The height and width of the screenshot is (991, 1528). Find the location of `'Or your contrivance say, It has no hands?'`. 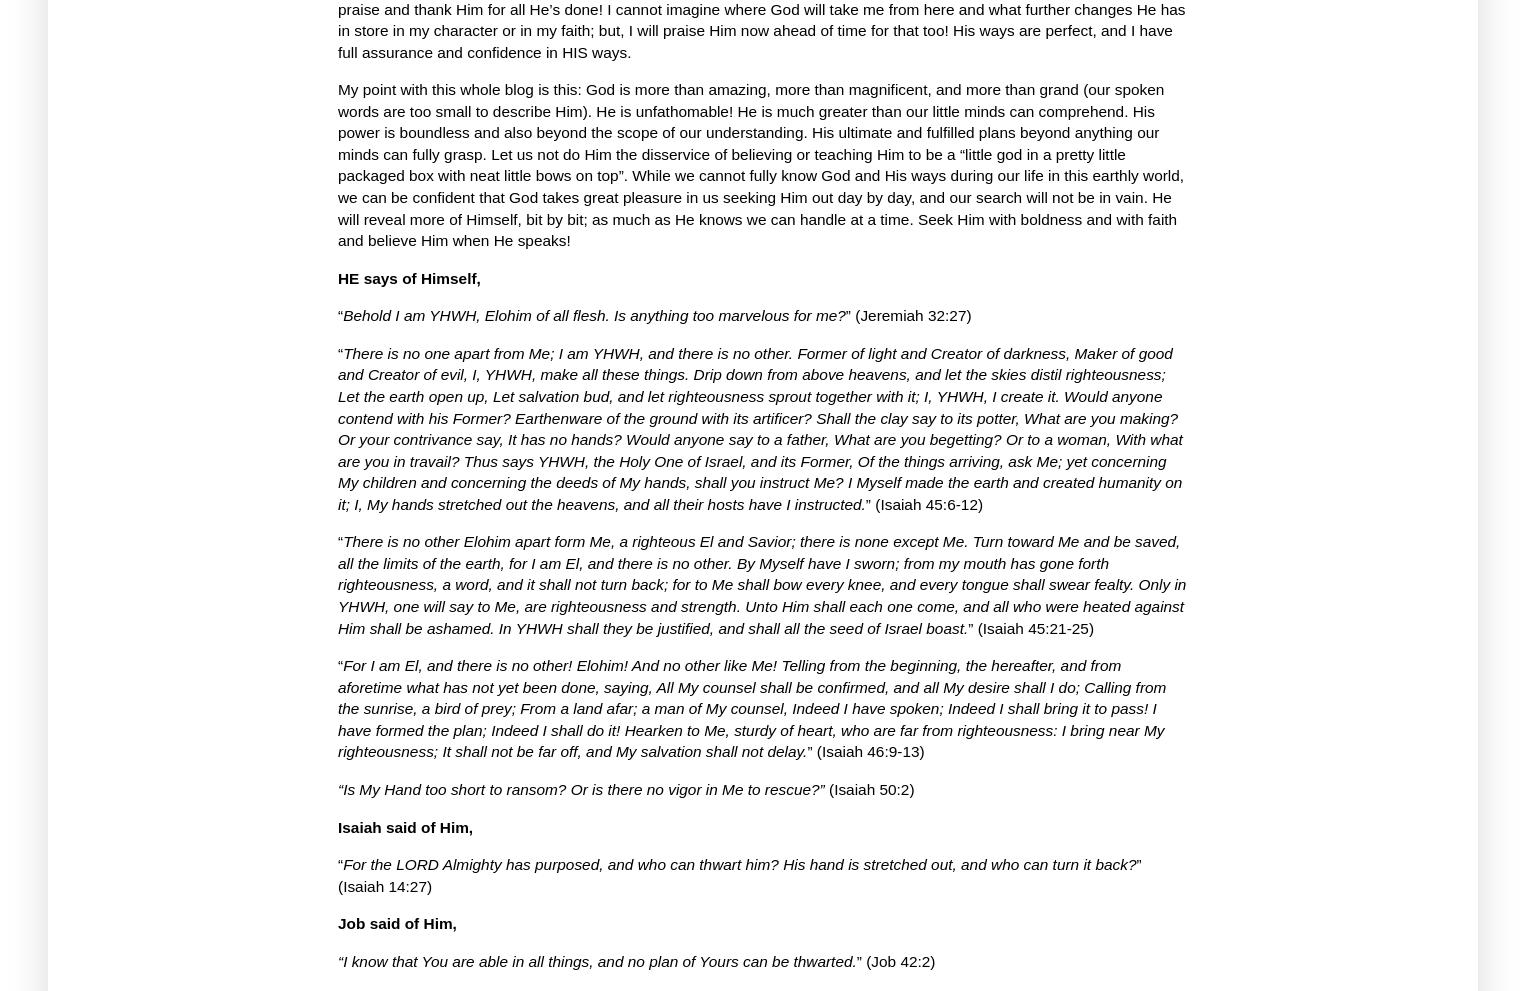

'Or your contrivance say, It has no hands?' is located at coordinates (478, 439).